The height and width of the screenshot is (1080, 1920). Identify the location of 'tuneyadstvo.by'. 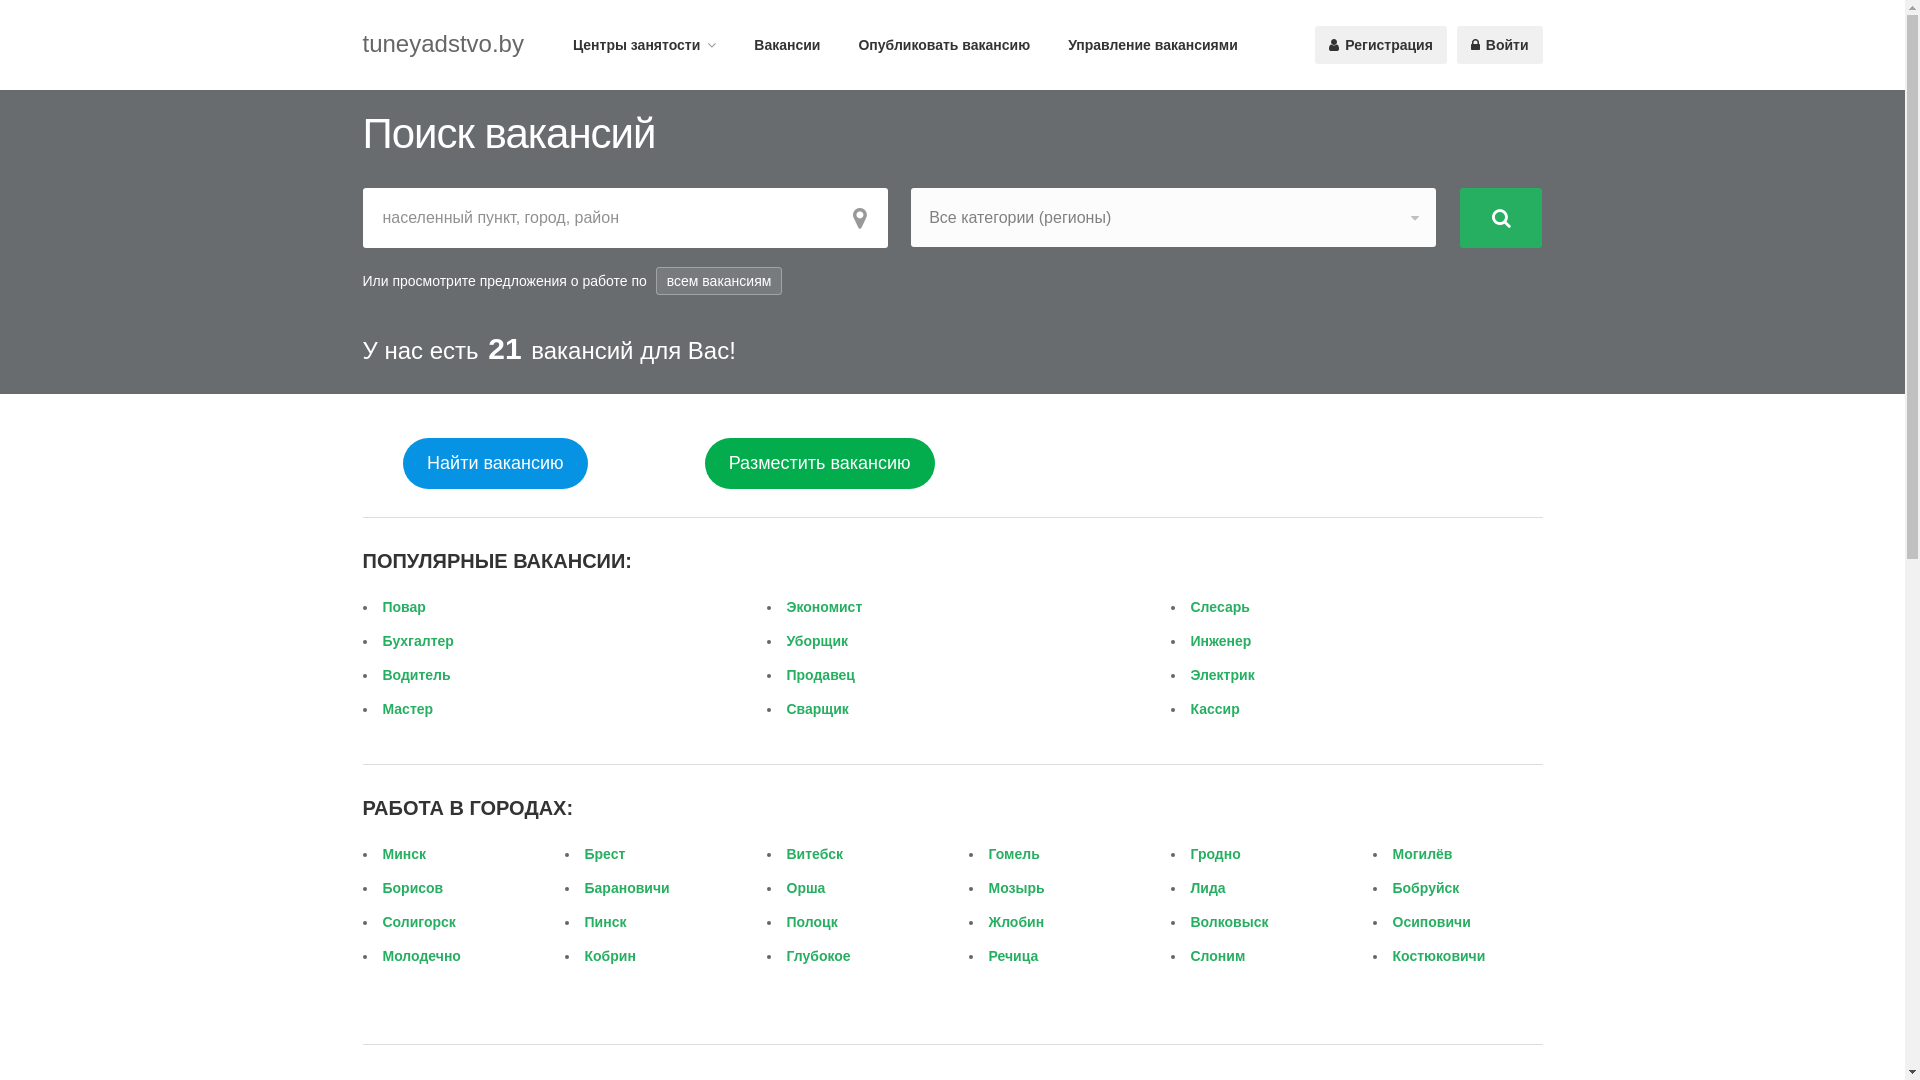
(361, 43).